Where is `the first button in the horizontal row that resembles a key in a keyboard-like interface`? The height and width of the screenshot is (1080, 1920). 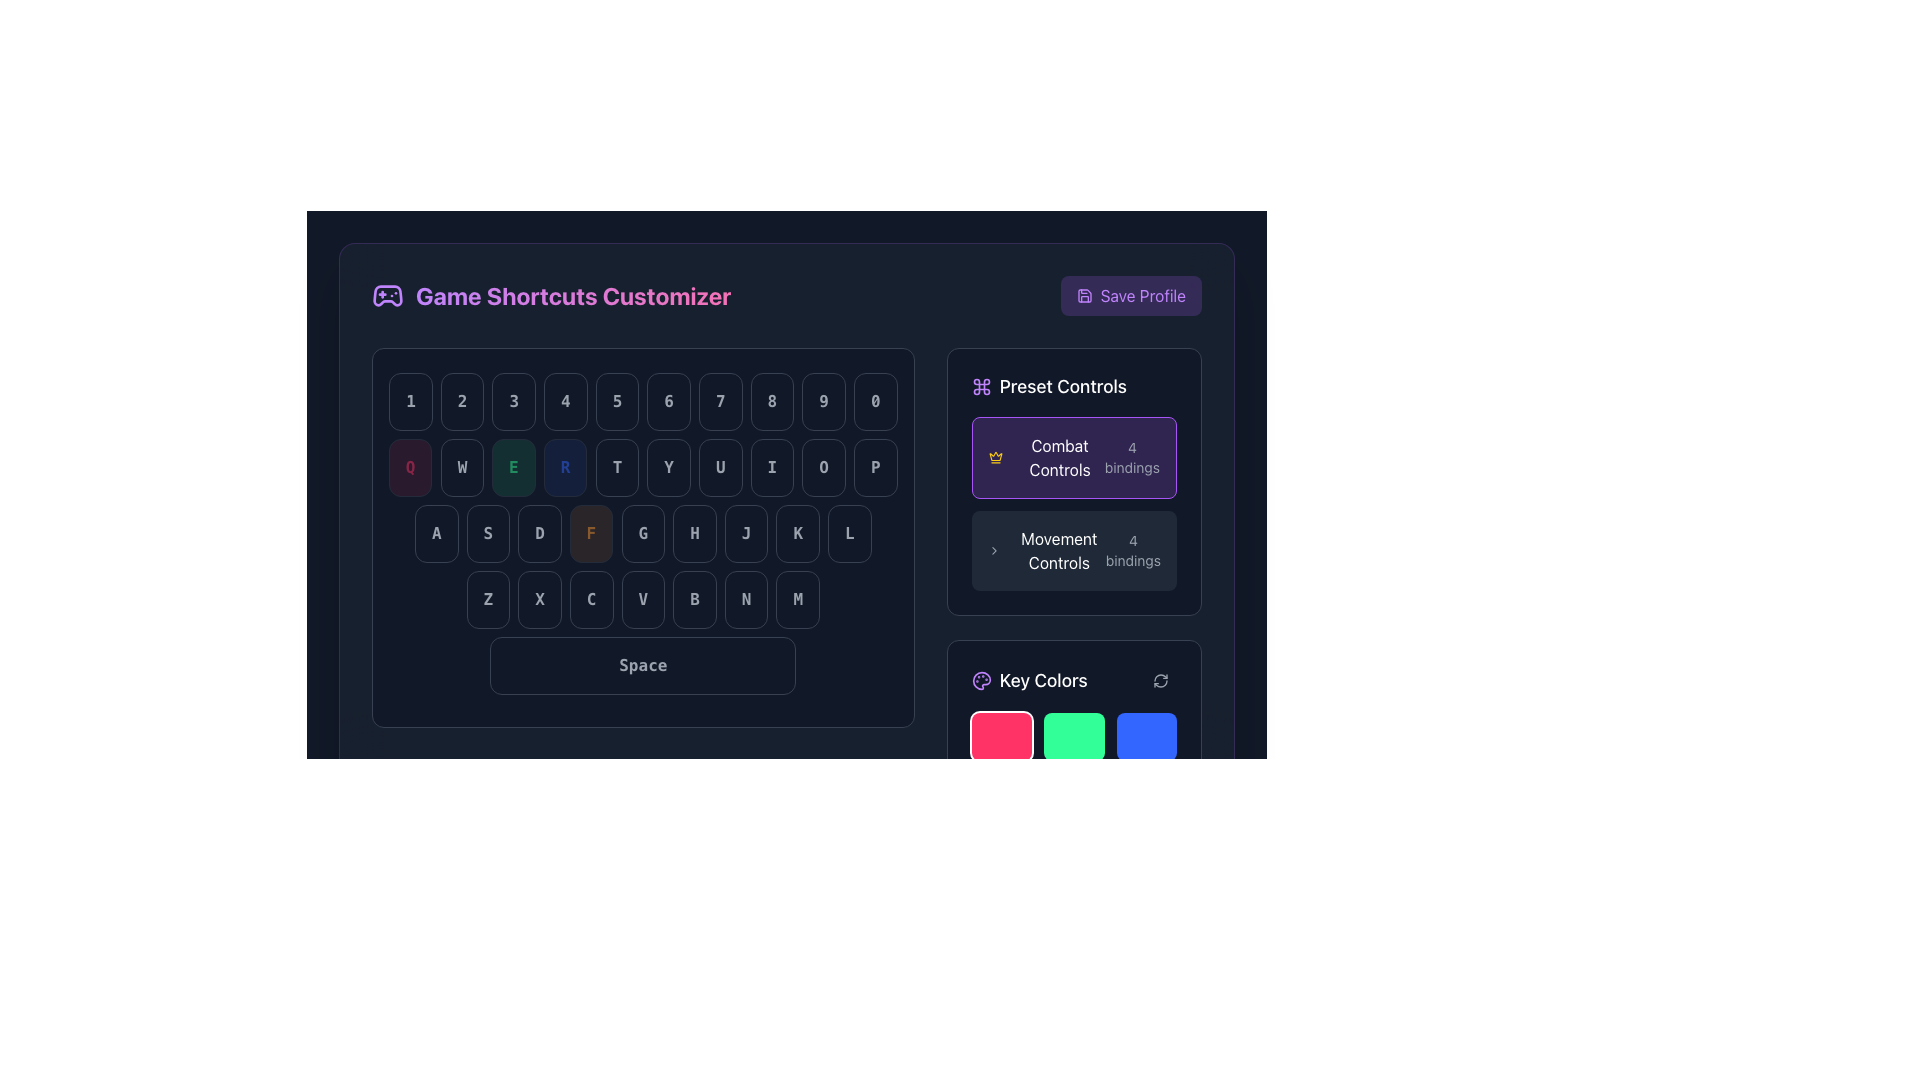
the first button in the horizontal row that resembles a key in a keyboard-like interface is located at coordinates (435, 532).